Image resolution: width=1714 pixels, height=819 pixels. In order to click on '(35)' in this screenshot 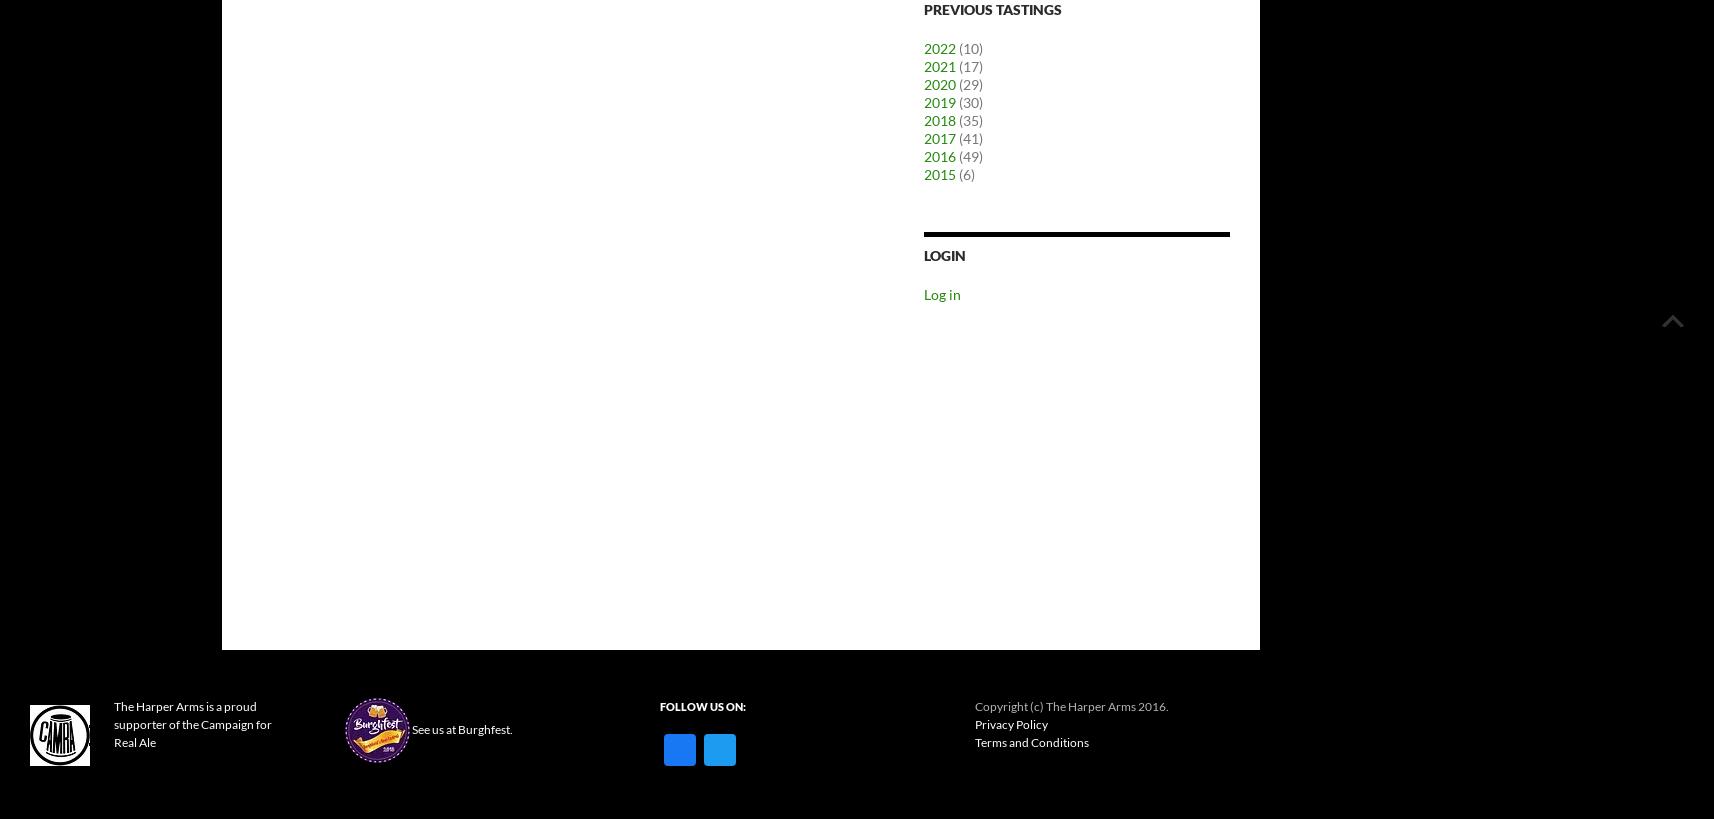, I will do `click(968, 119)`.